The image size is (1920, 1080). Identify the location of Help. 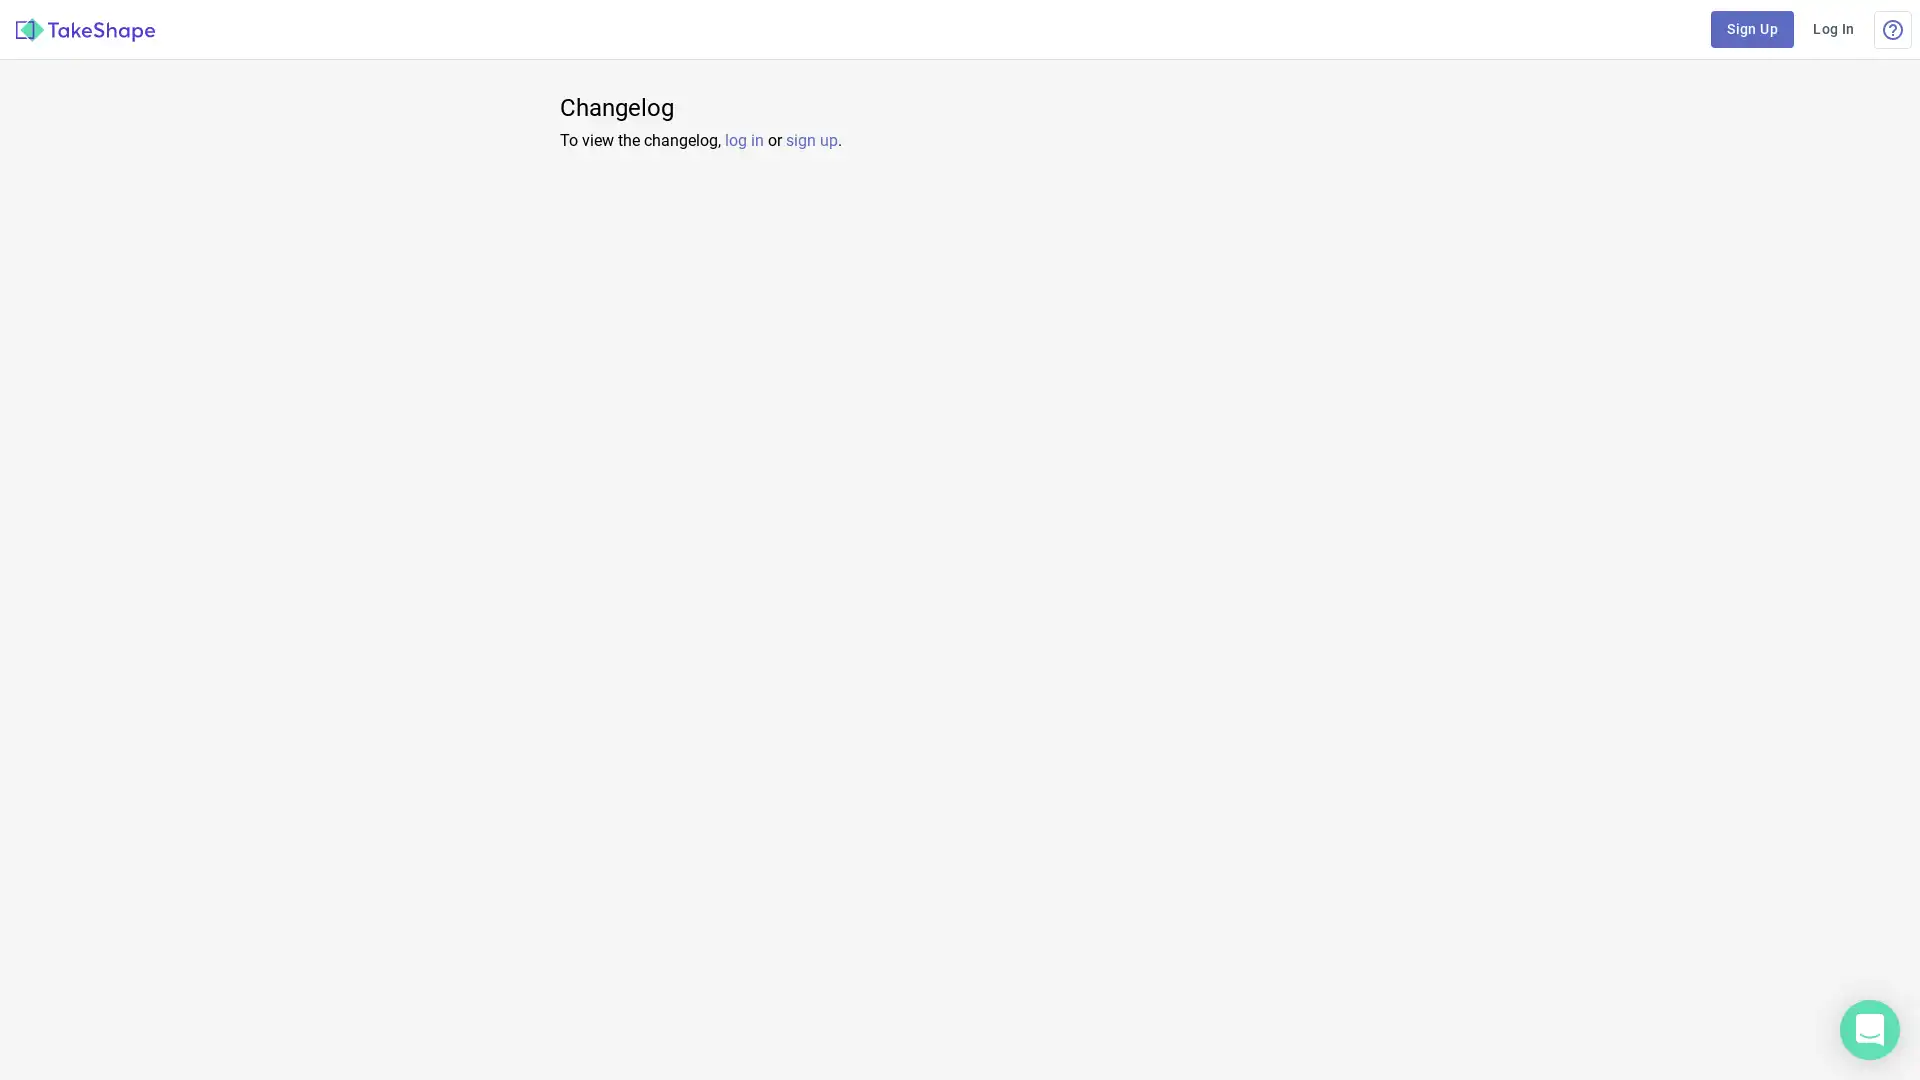
(1891, 29).